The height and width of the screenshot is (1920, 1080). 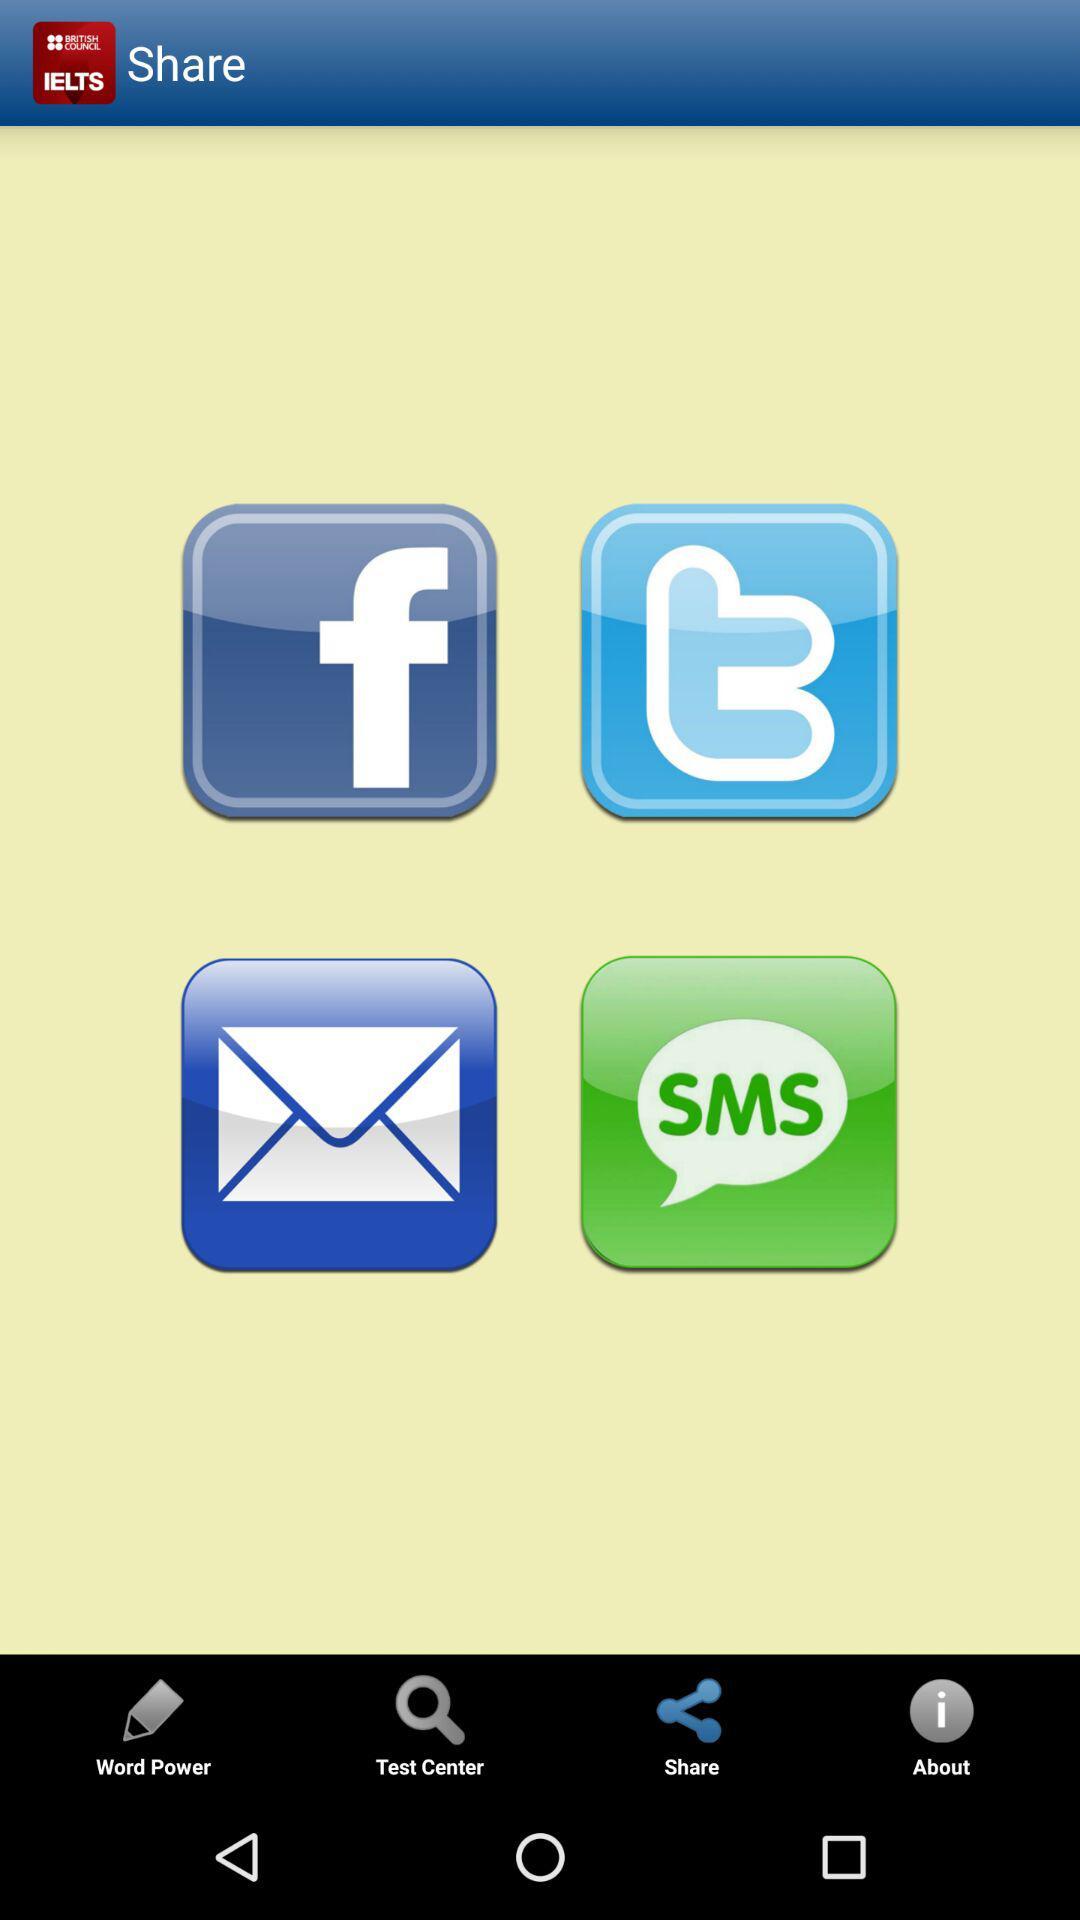 What do you see at coordinates (339, 664) in the screenshot?
I see `navigate to facebook` at bounding box center [339, 664].